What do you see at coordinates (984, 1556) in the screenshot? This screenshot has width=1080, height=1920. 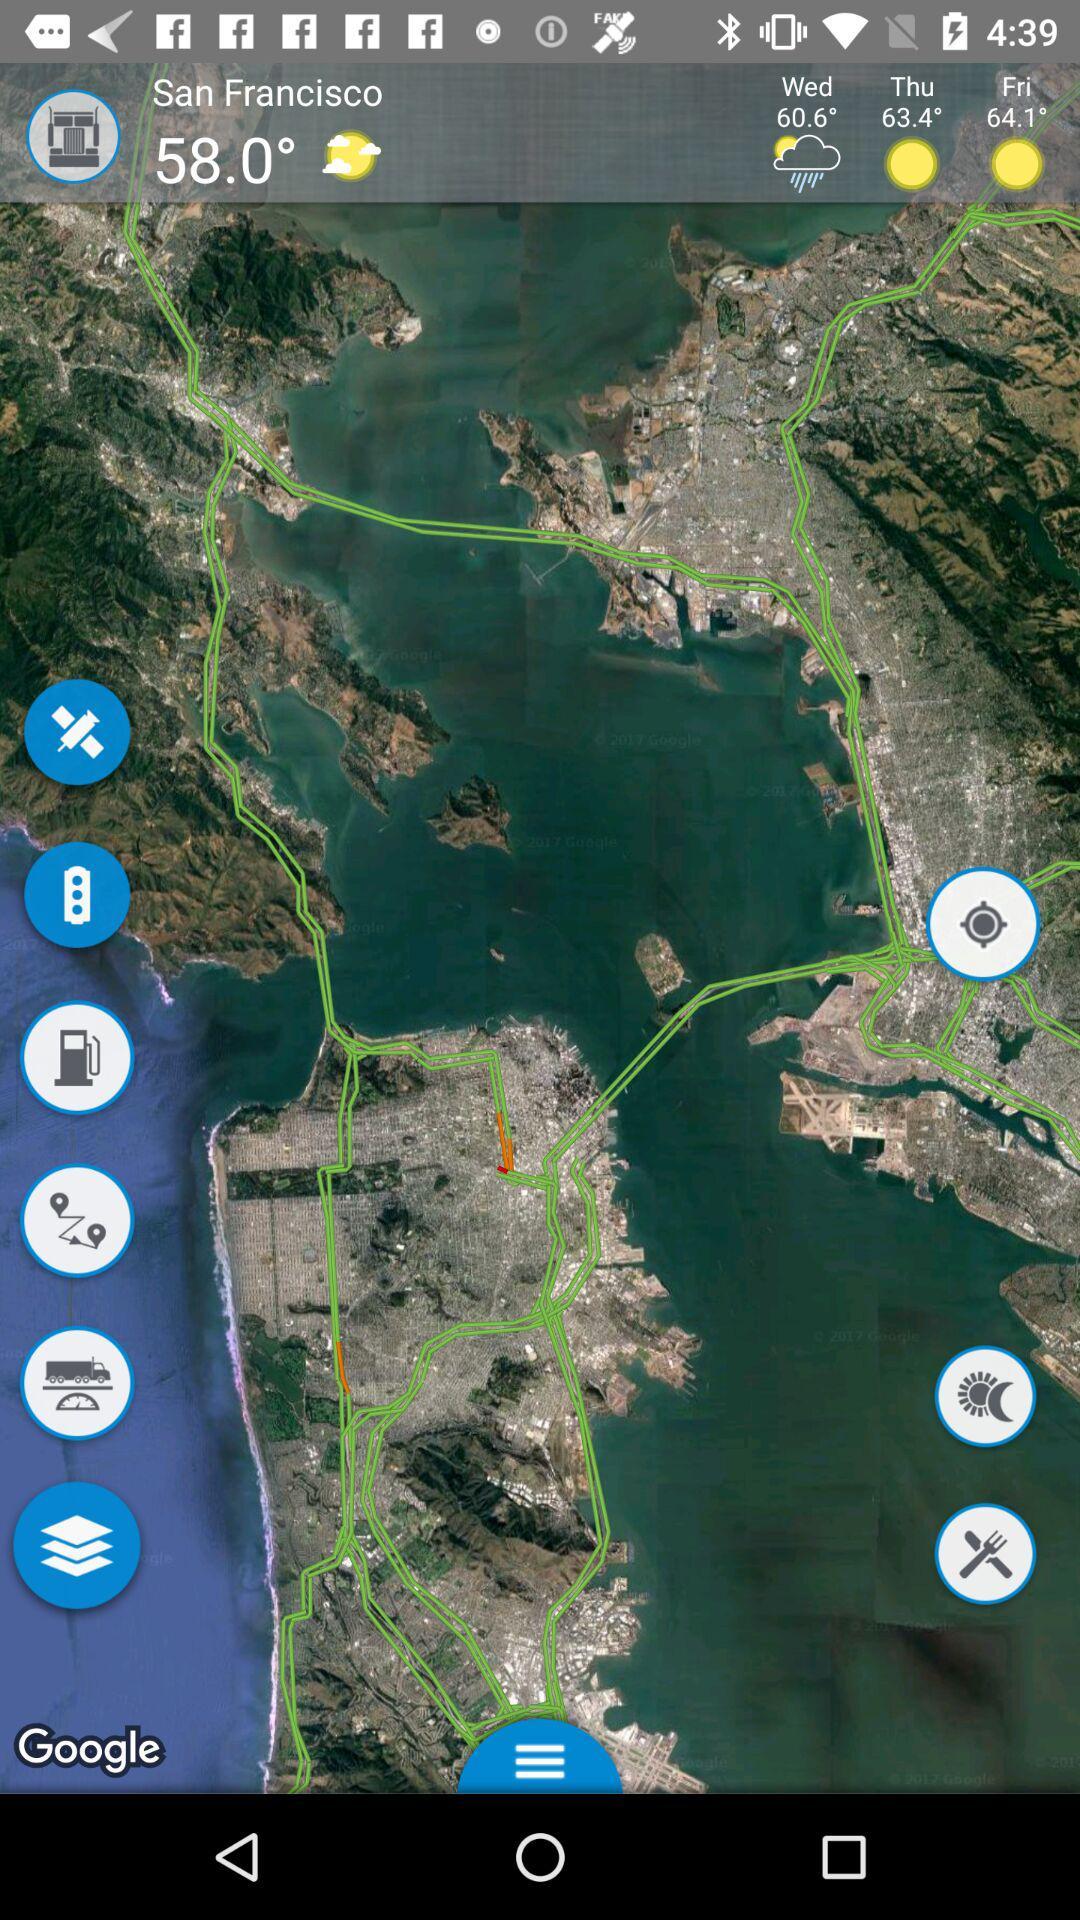 I see `food near me option` at bounding box center [984, 1556].